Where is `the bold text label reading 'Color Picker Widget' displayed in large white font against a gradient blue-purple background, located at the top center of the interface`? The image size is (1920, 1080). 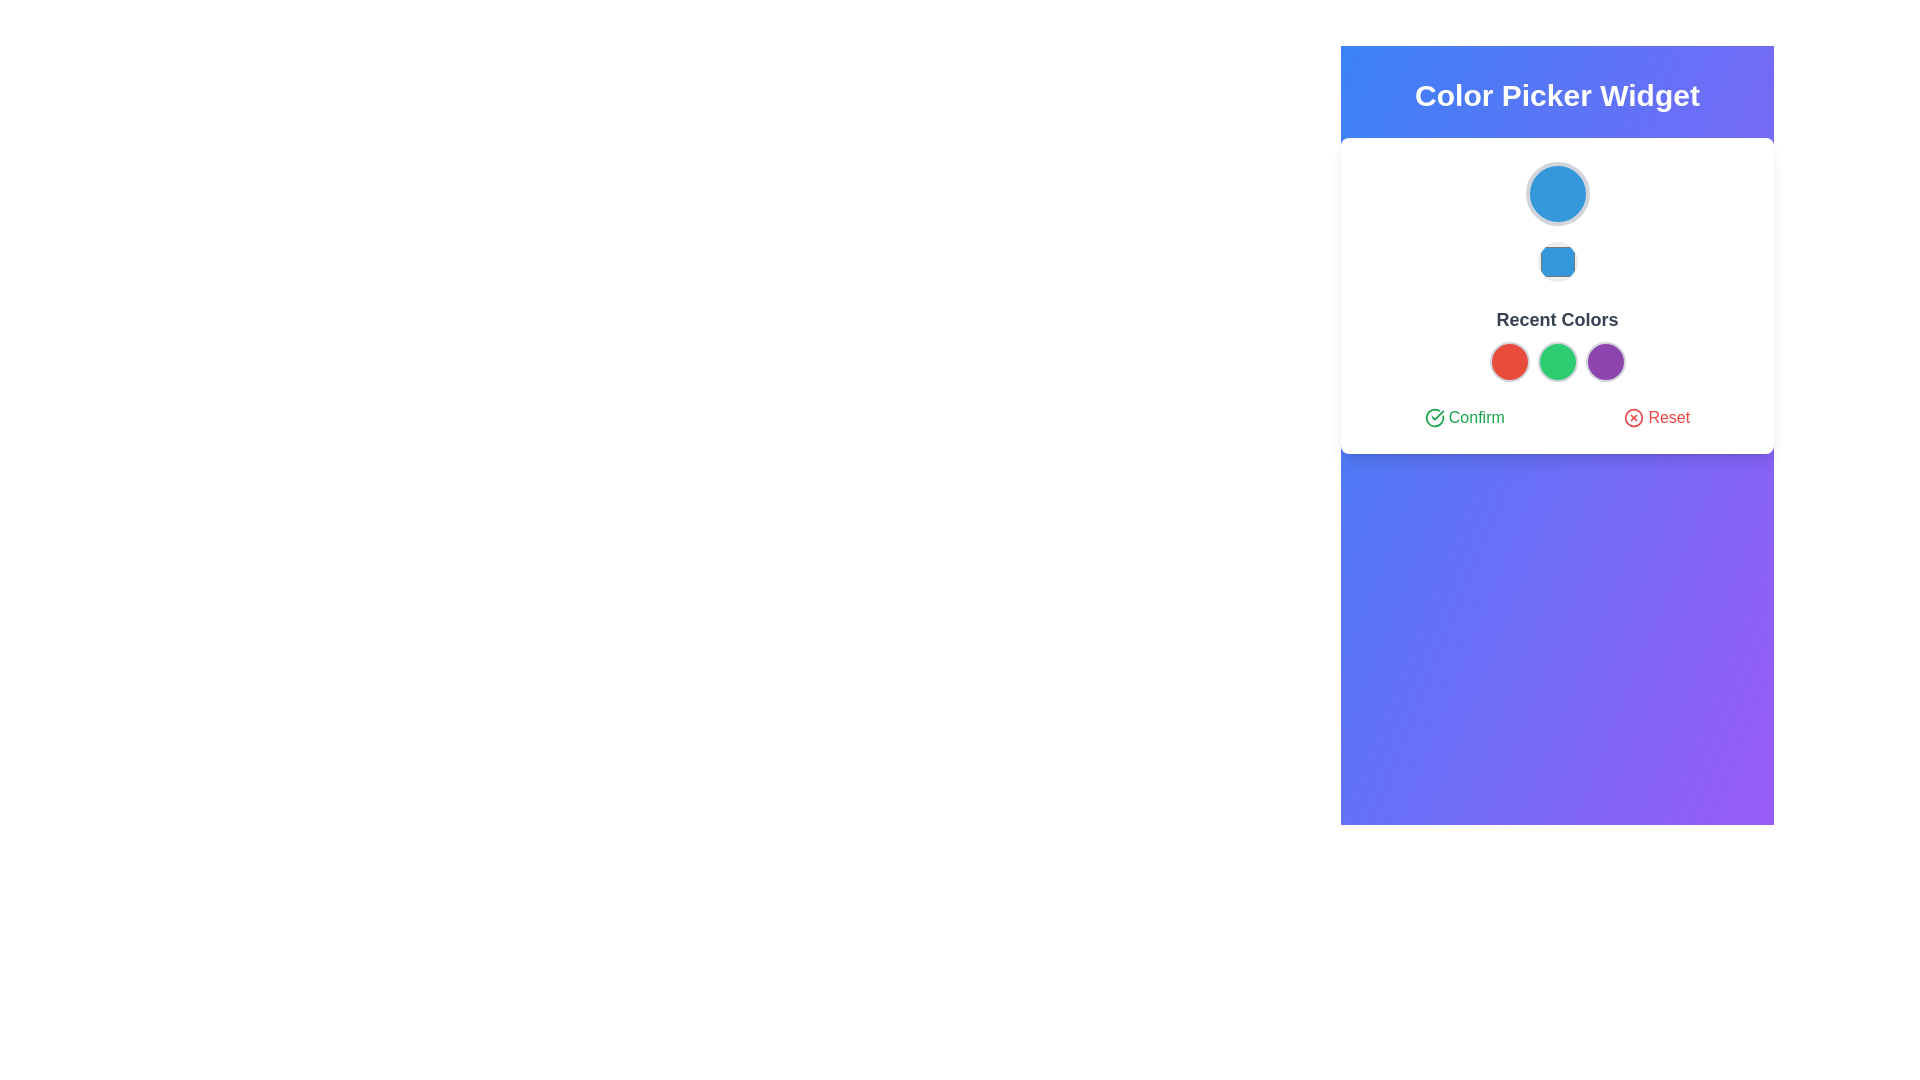 the bold text label reading 'Color Picker Widget' displayed in large white font against a gradient blue-purple background, located at the top center of the interface is located at coordinates (1556, 96).